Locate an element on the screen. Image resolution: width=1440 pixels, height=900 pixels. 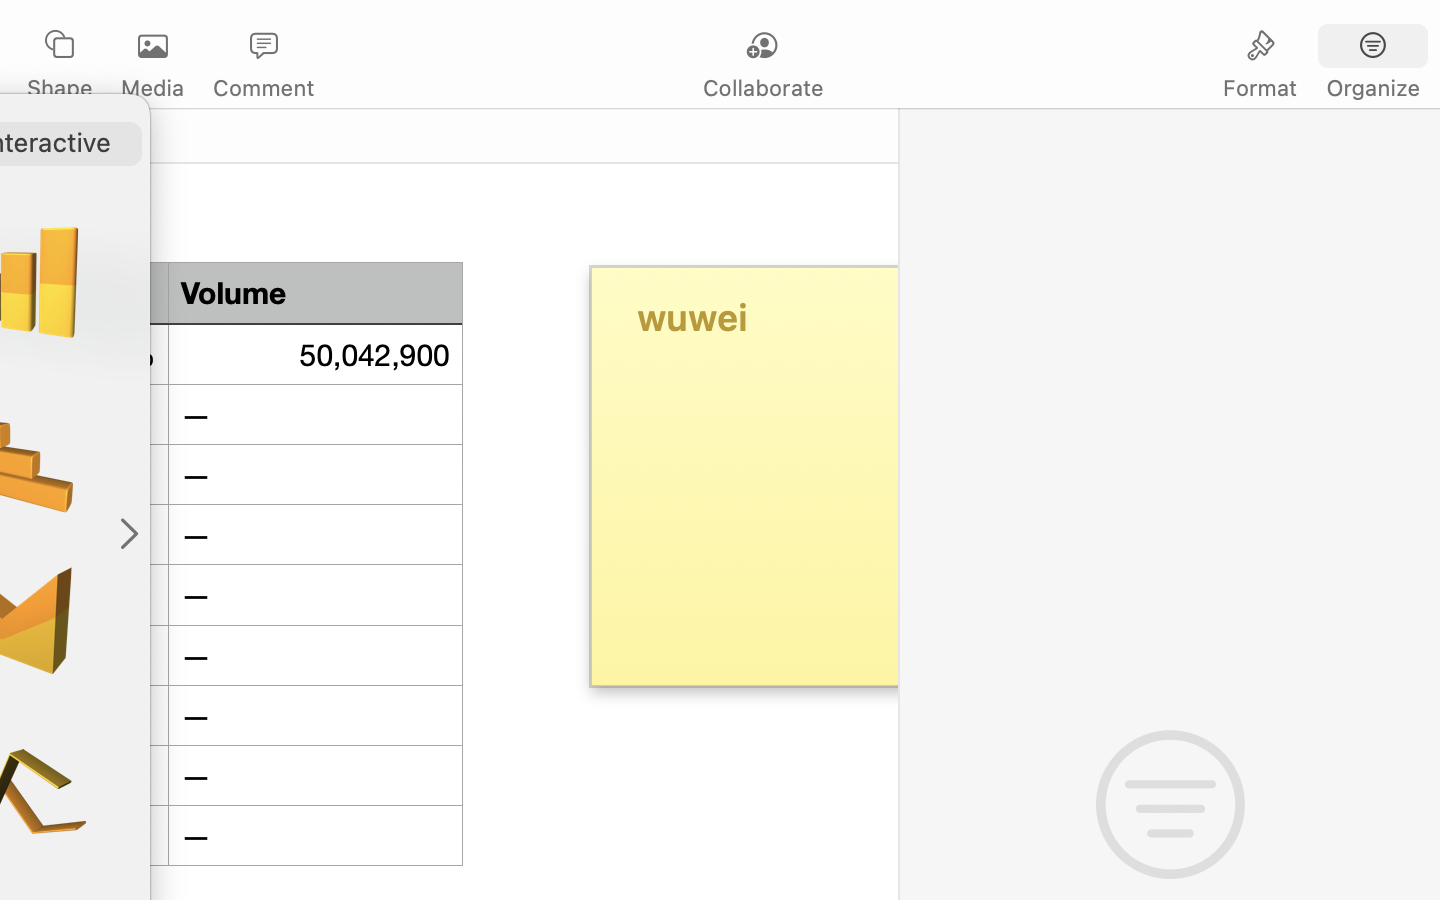
'Organize' is located at coordinates (1371, 87).